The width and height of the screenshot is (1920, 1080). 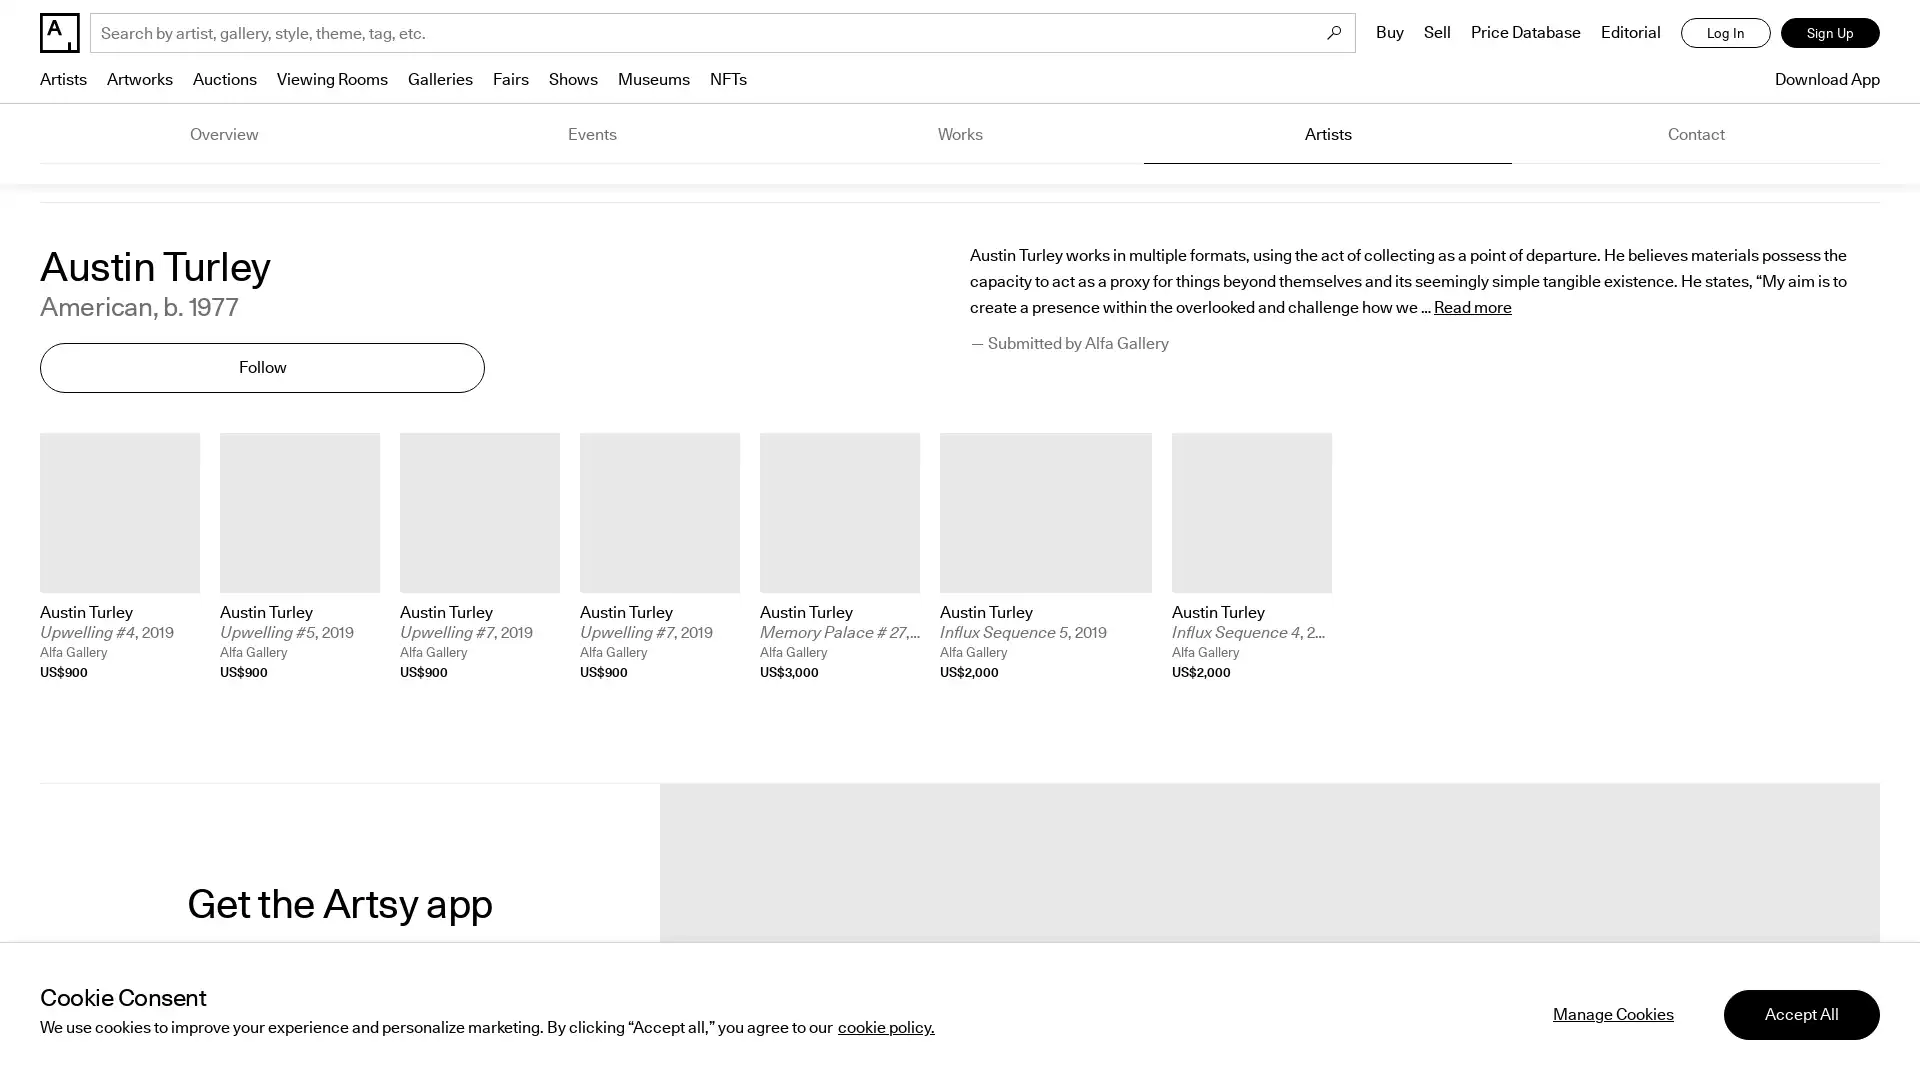 What do you see at coordinates (1473, 308) in the screenshot?
I see `Read more` at bounding box center [1473, 308].